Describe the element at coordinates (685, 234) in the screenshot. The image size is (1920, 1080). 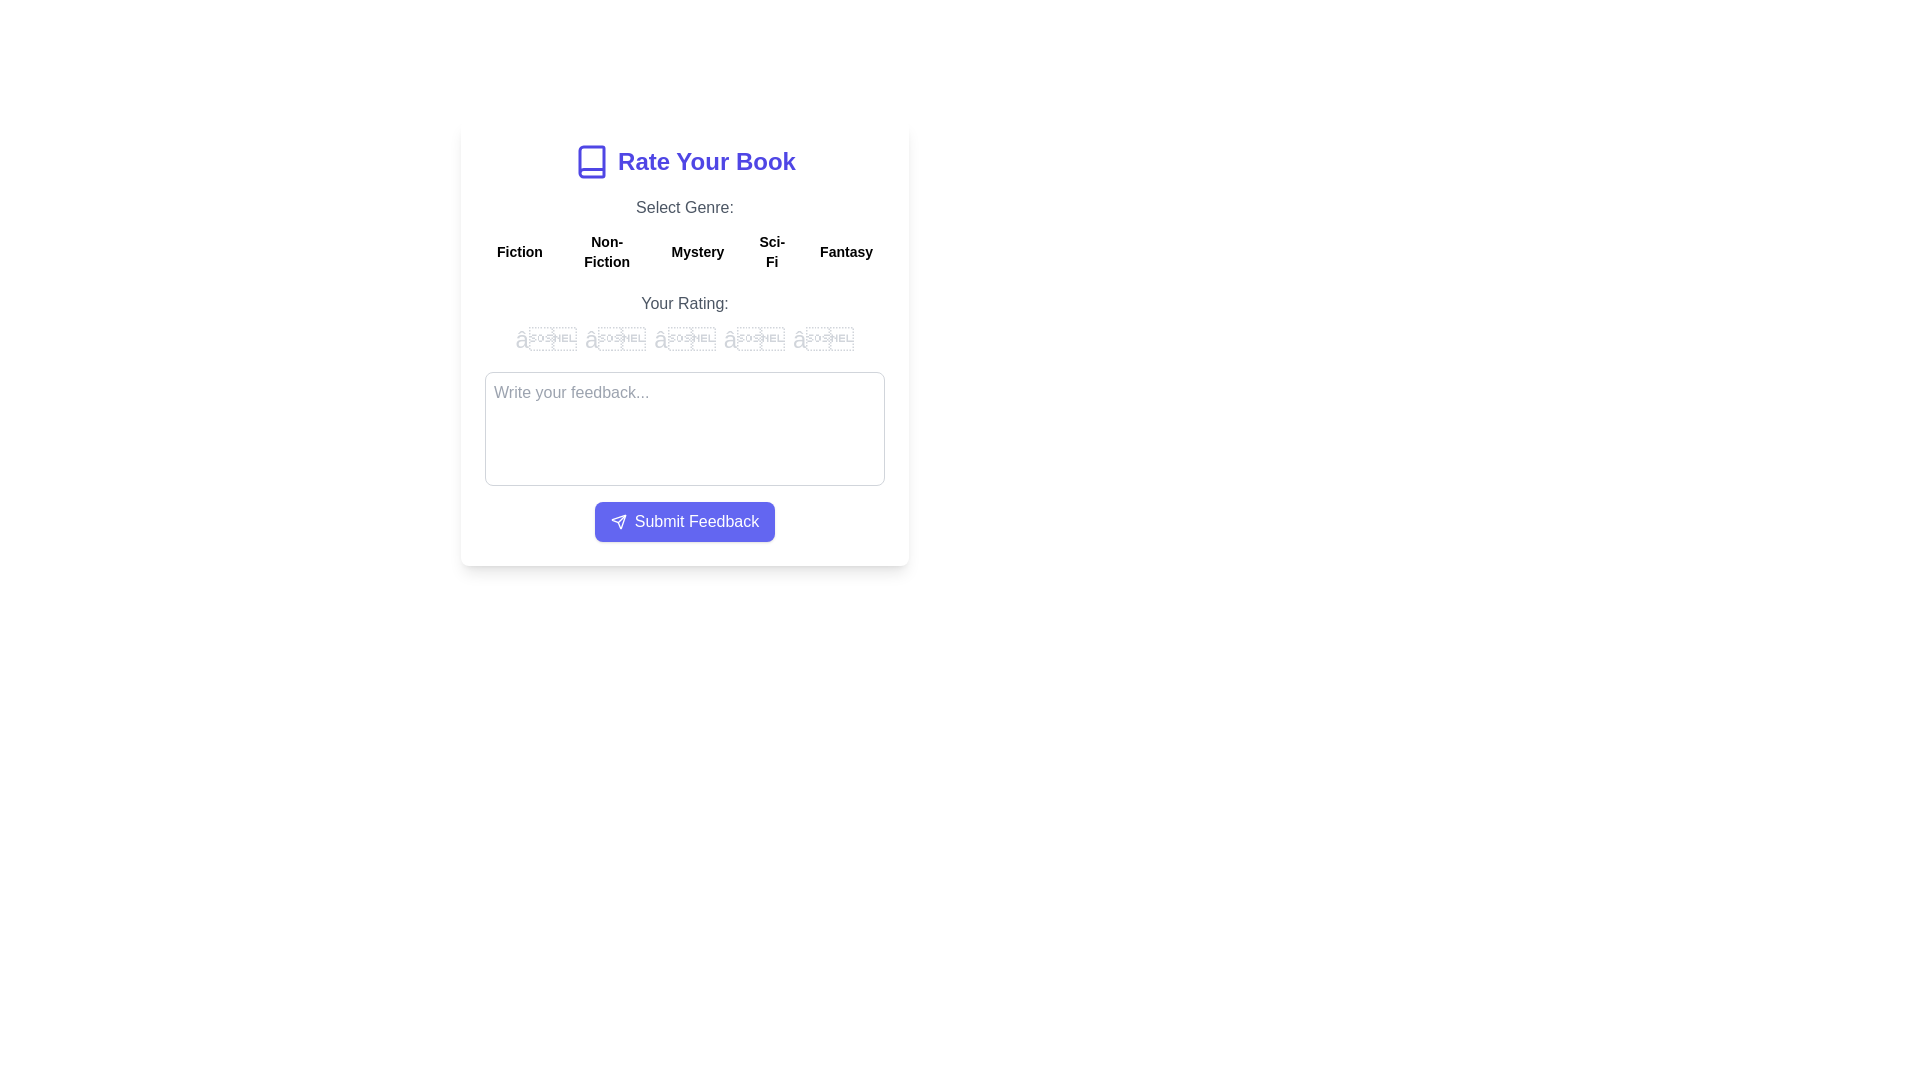
I see `a genre button in the 'Select Genre:' section` at that location.